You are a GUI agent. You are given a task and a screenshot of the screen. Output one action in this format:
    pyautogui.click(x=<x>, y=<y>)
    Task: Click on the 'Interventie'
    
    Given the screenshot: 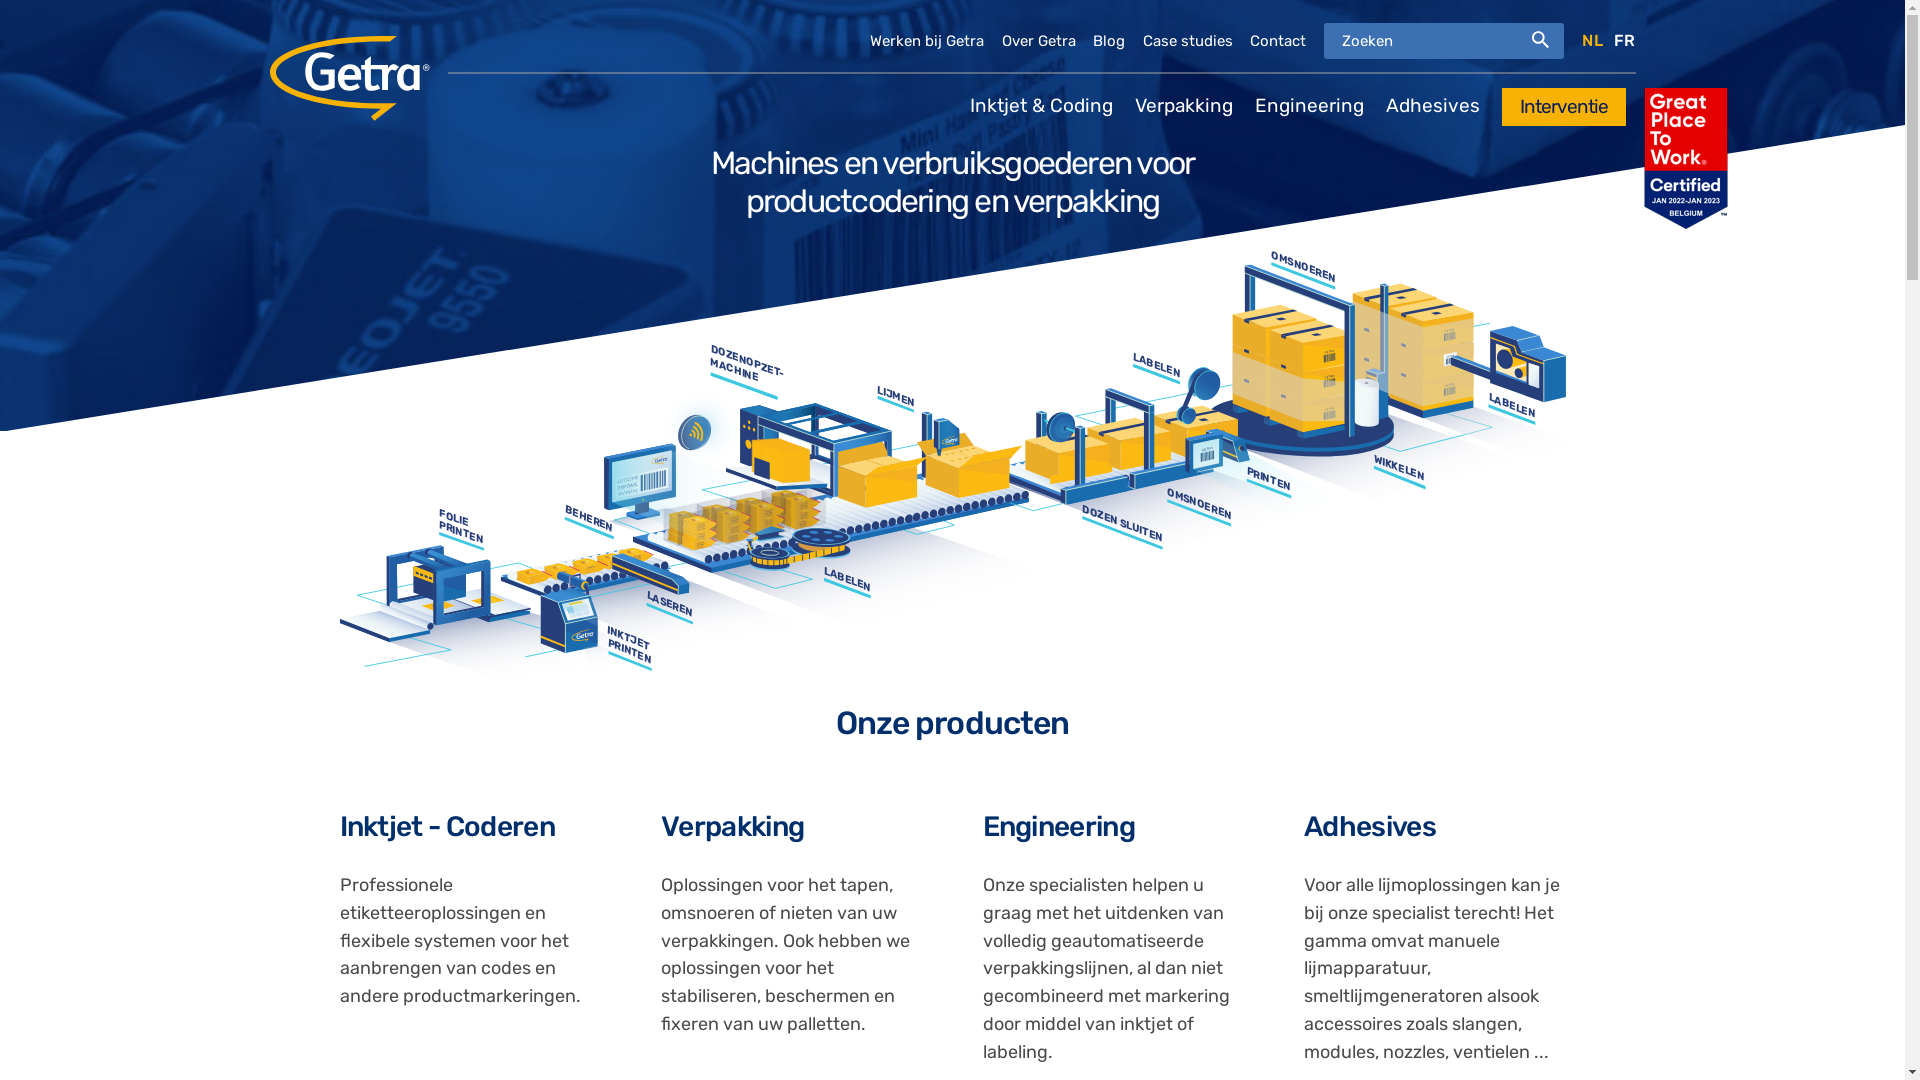 What is the action you would take?
    pyautogui.click(x=1562, y=107)
    